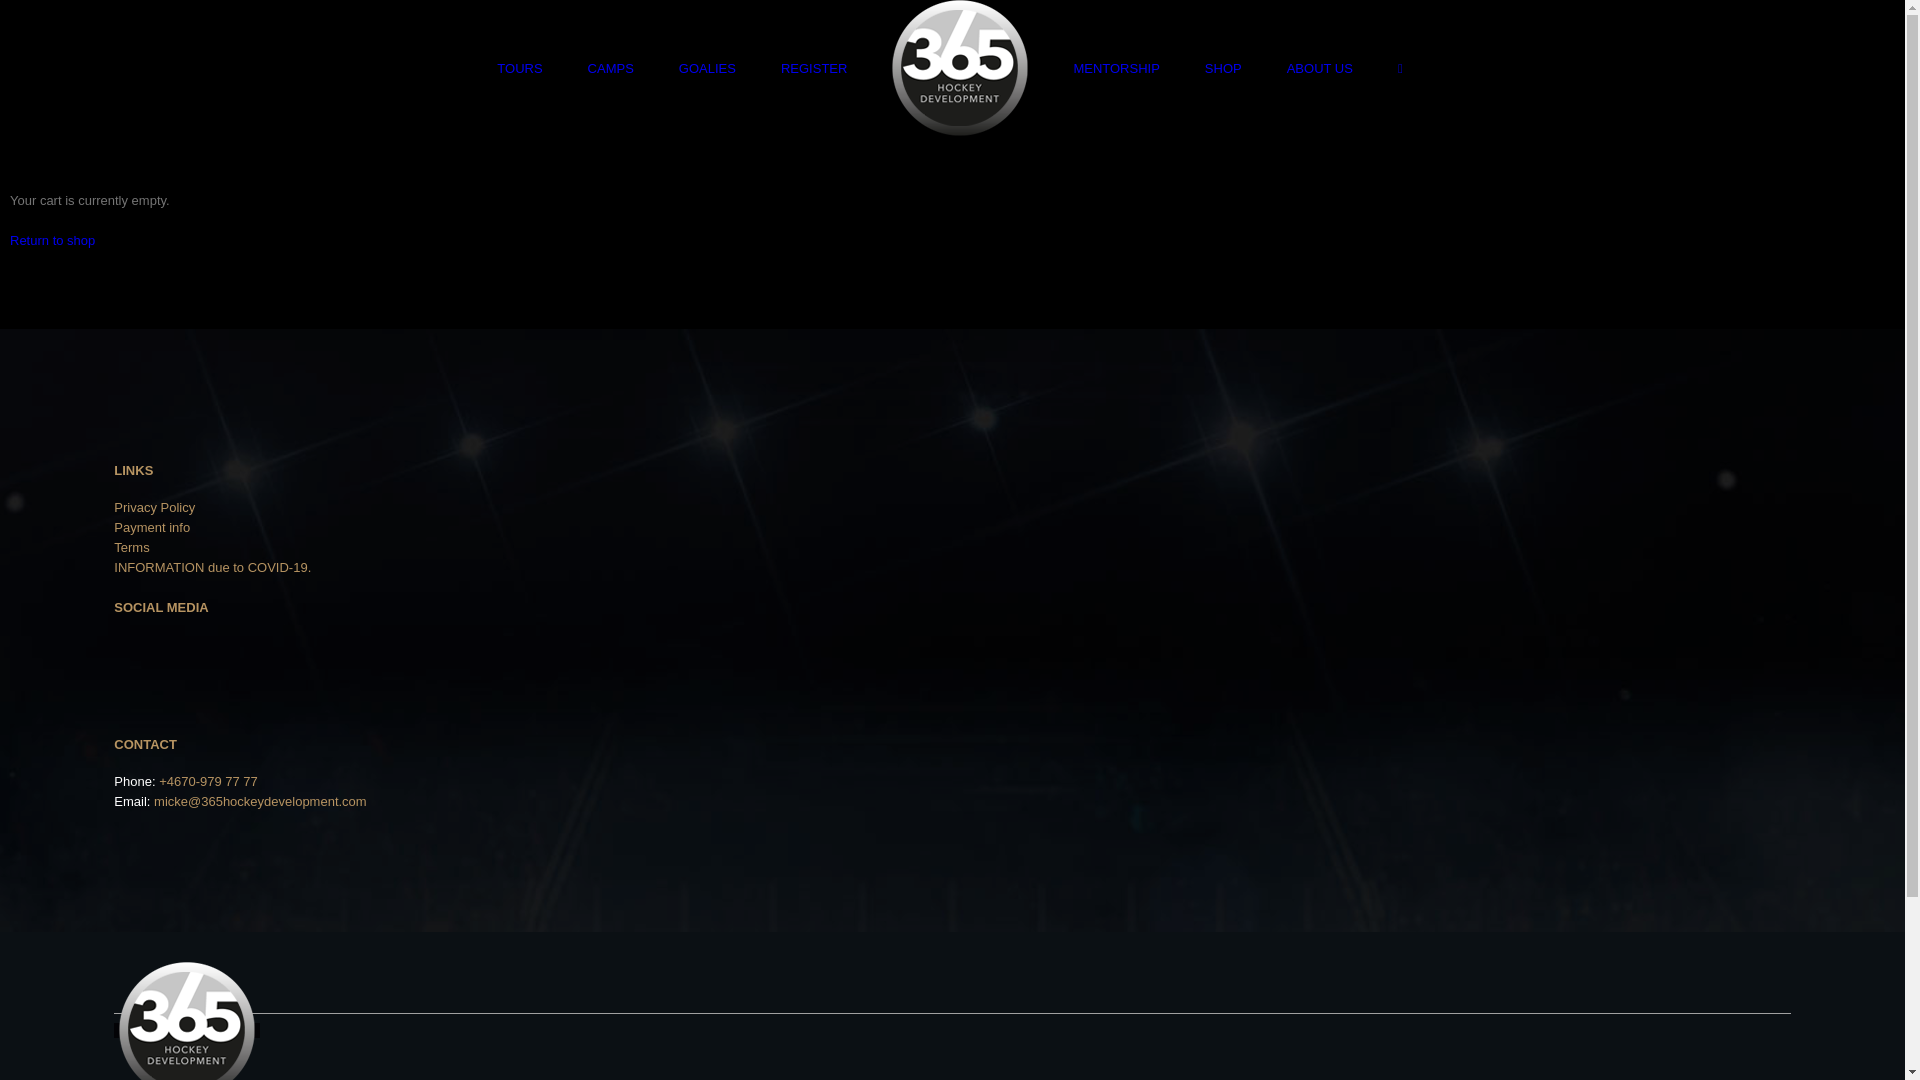  I want to click on 'GOALIES', so click(707, 67).